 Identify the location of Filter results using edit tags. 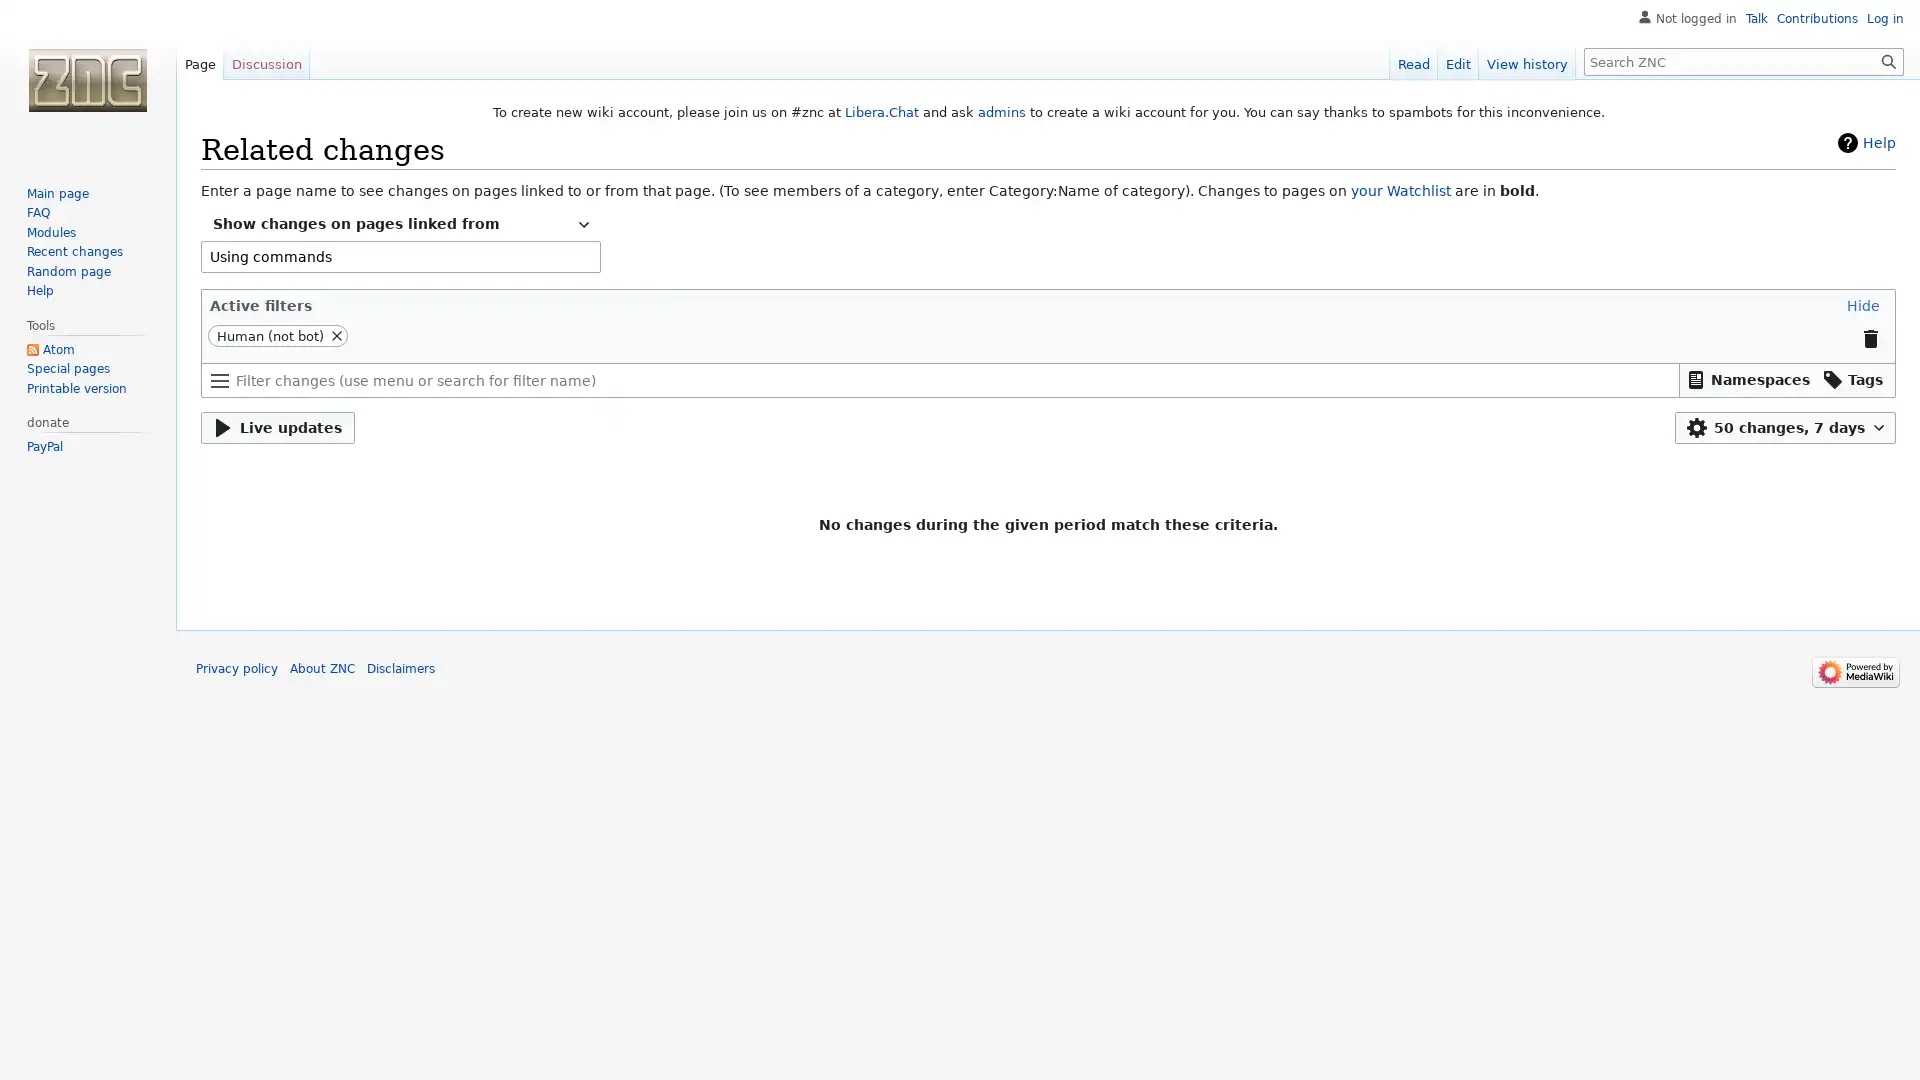
(1852, 380).